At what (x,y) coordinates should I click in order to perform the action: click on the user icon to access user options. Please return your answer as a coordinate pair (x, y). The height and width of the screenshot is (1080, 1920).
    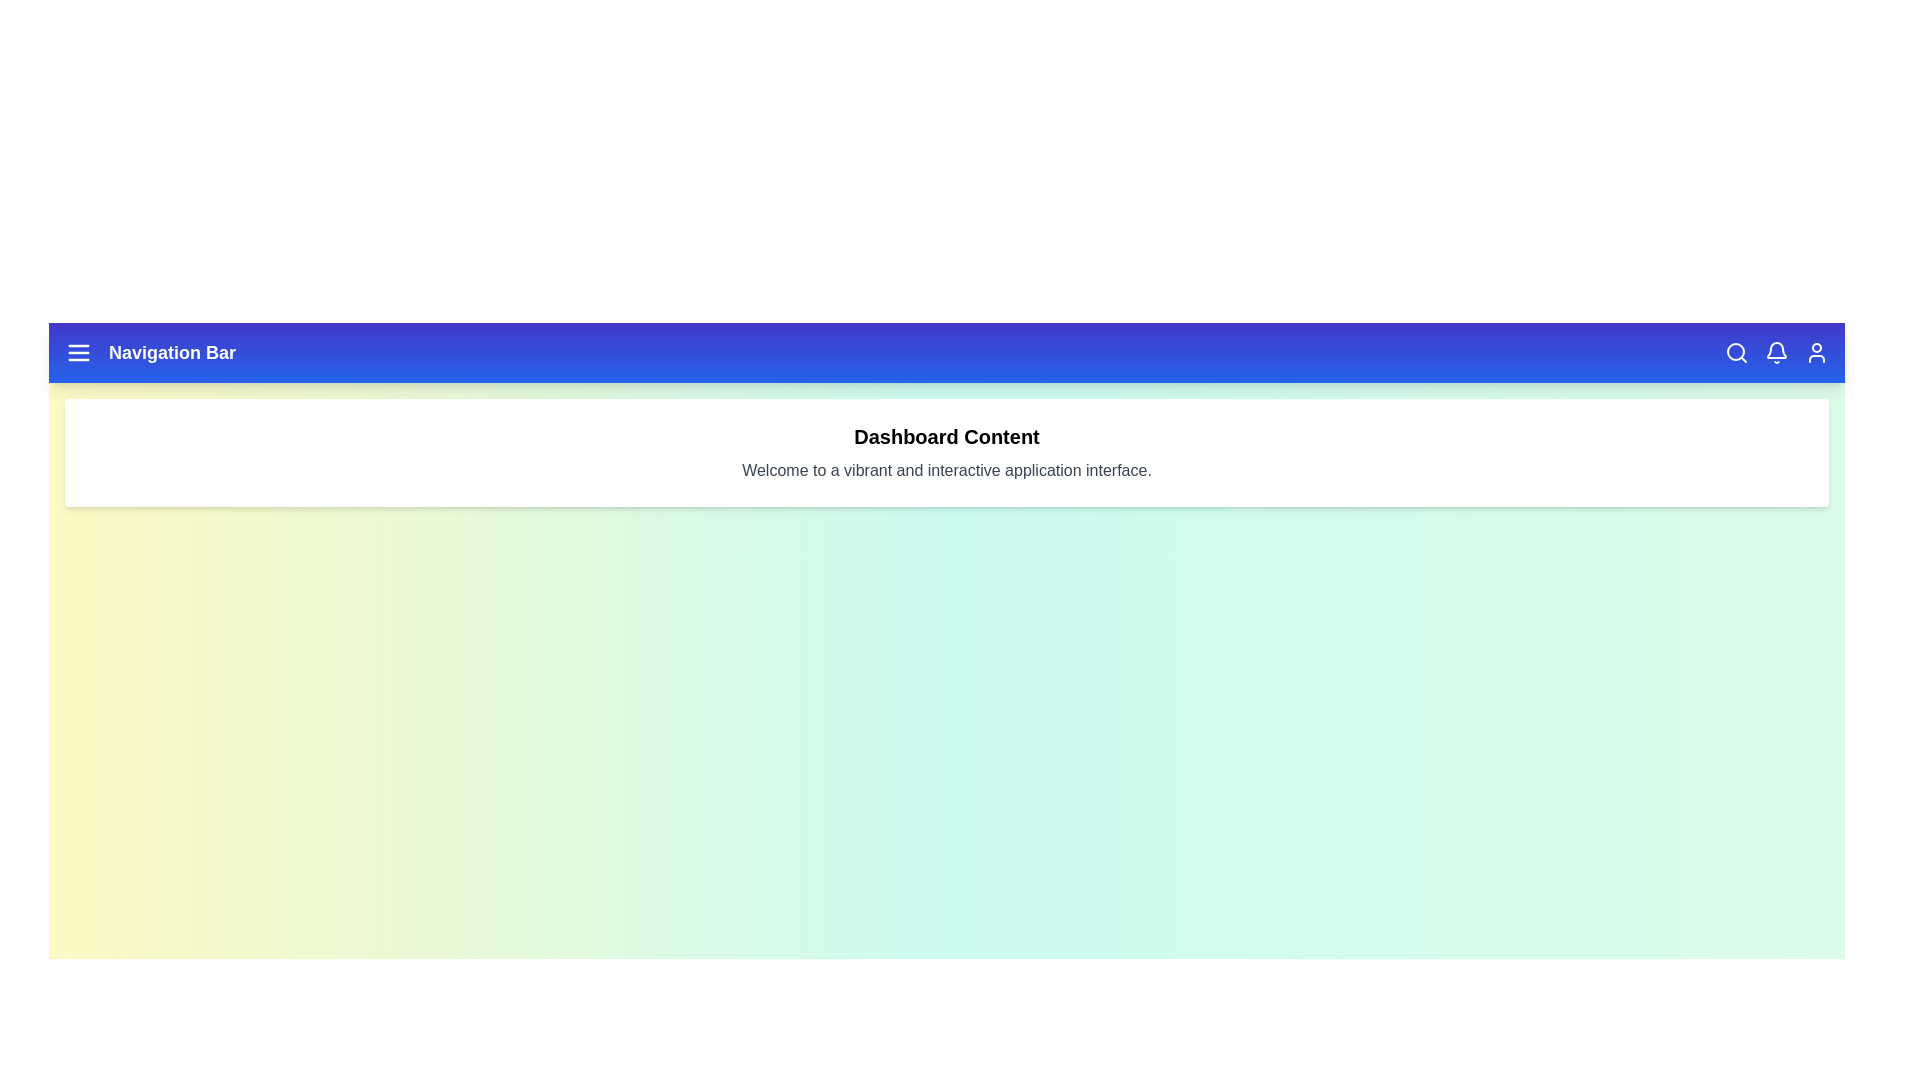
    Looking at the image, I should click on (1817, 352).